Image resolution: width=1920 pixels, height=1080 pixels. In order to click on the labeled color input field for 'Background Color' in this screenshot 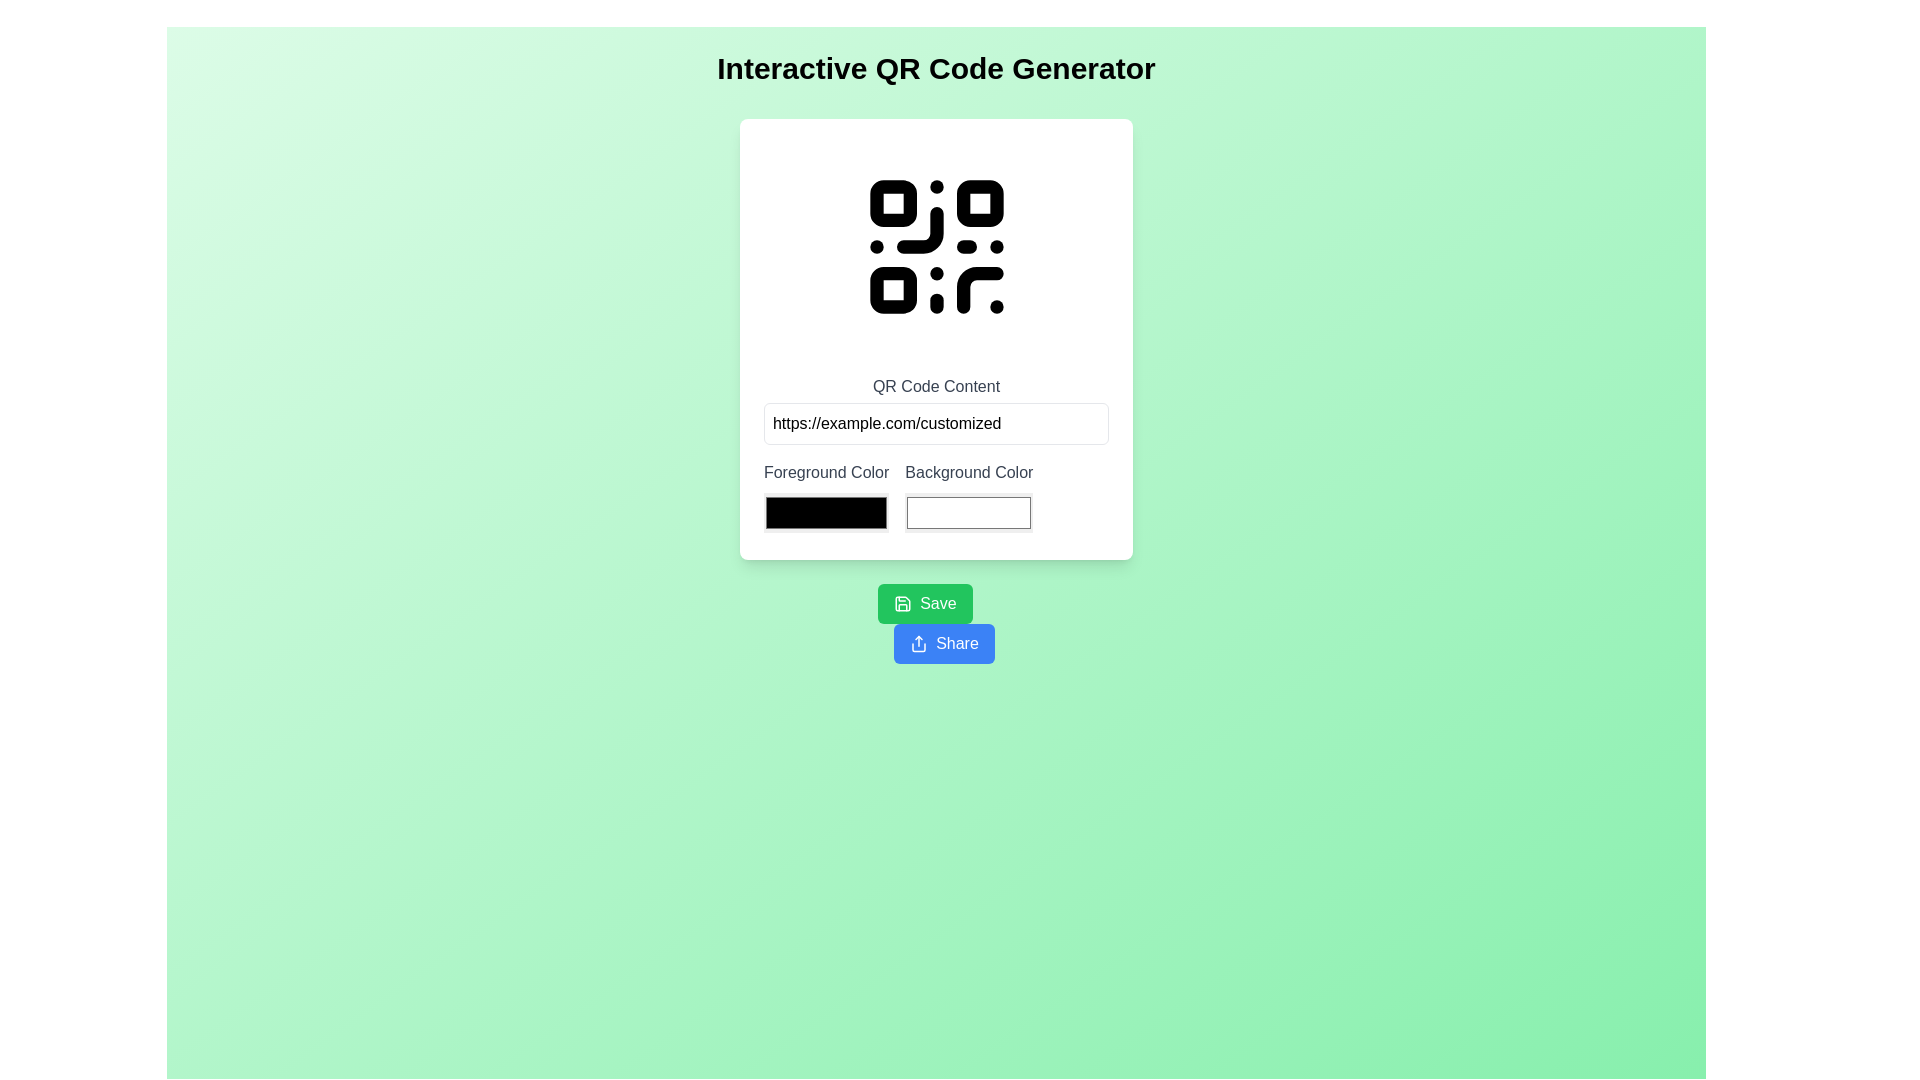, I will do `click(969, 497)`.